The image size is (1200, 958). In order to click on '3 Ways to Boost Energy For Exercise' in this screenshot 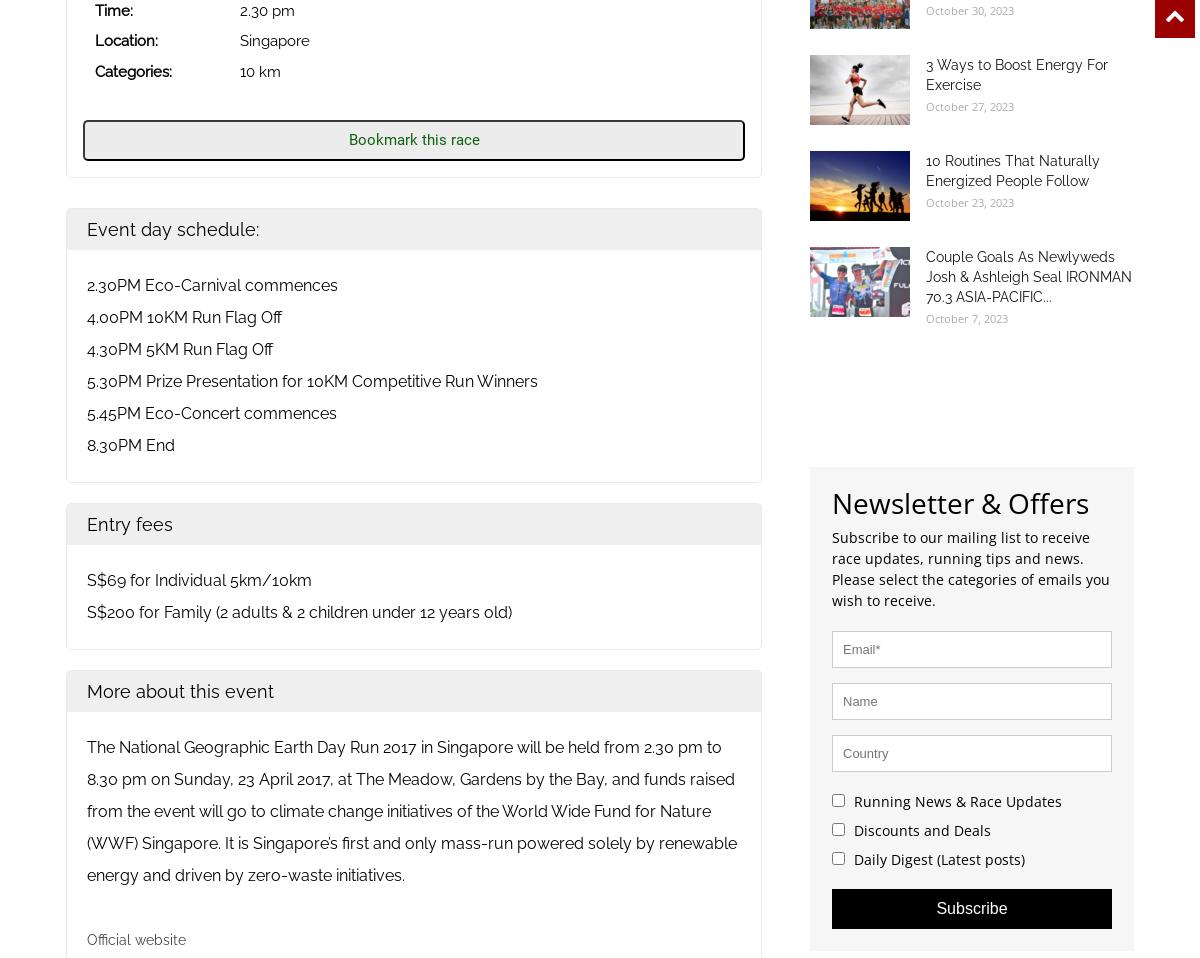, I will do `click(926, 72)`.